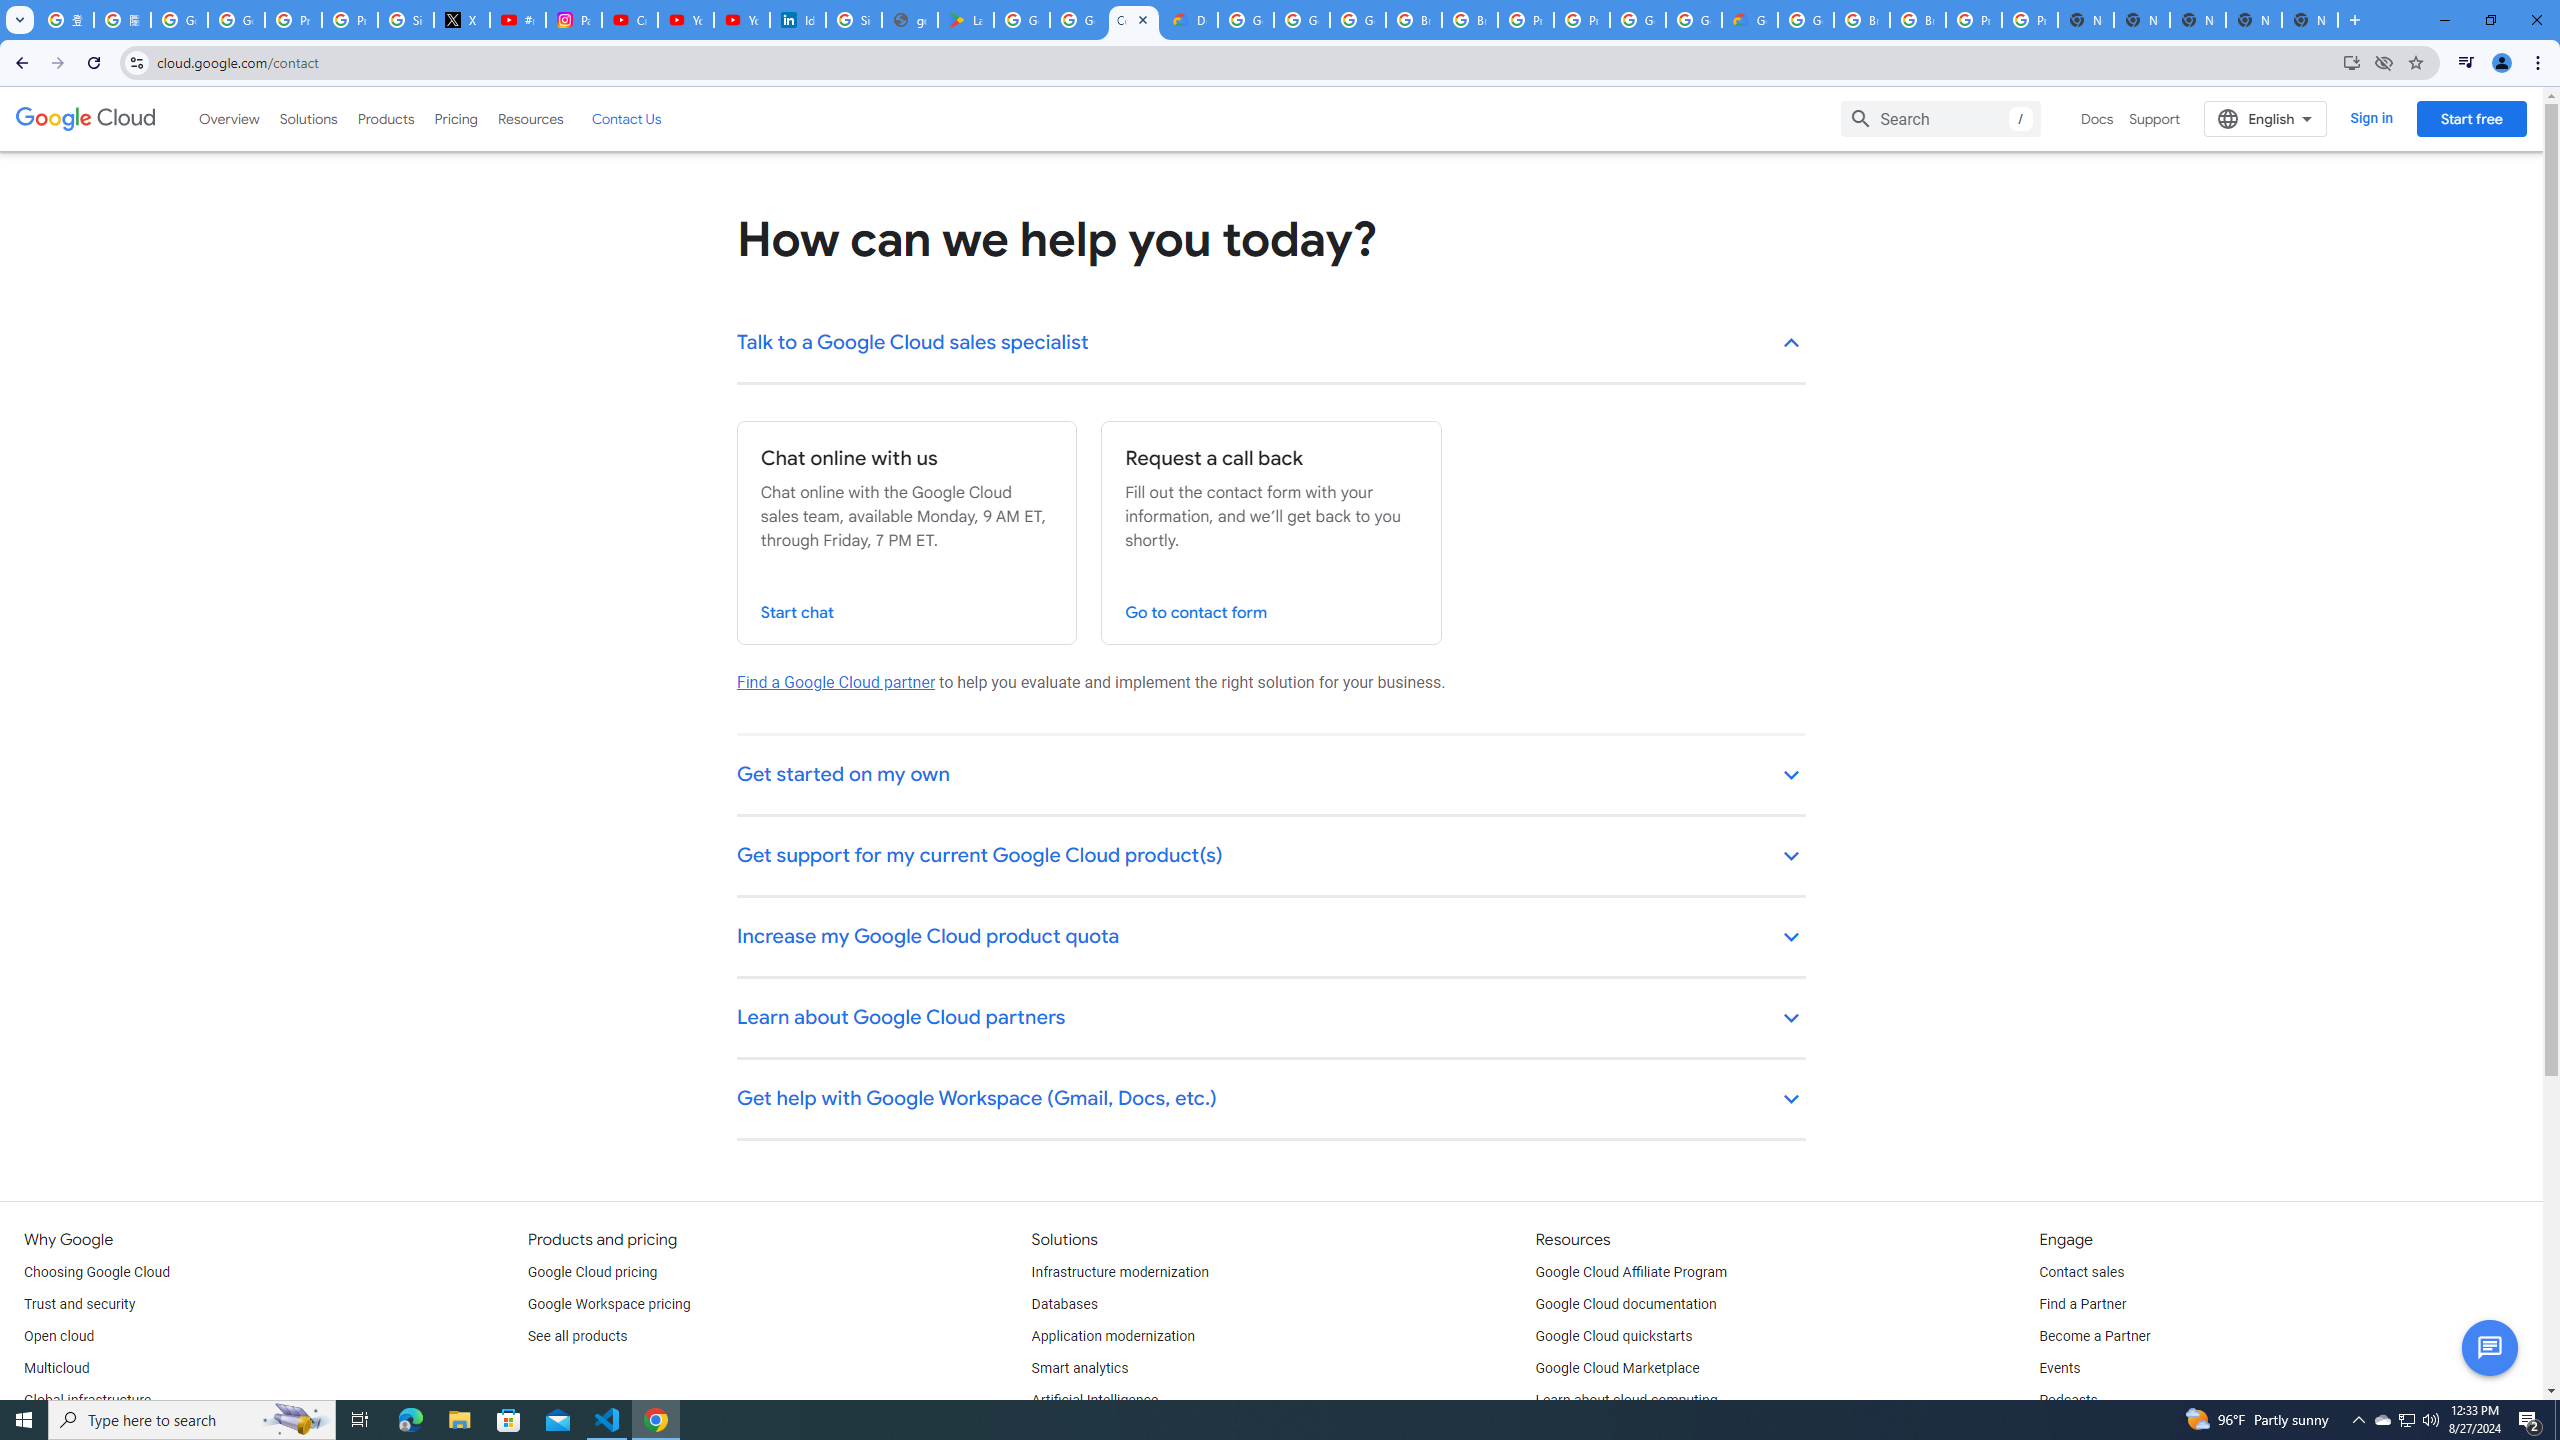  Describe the element at coordinates (78, 1303) in the screenshot. I see `'Trust and security'` at that location.